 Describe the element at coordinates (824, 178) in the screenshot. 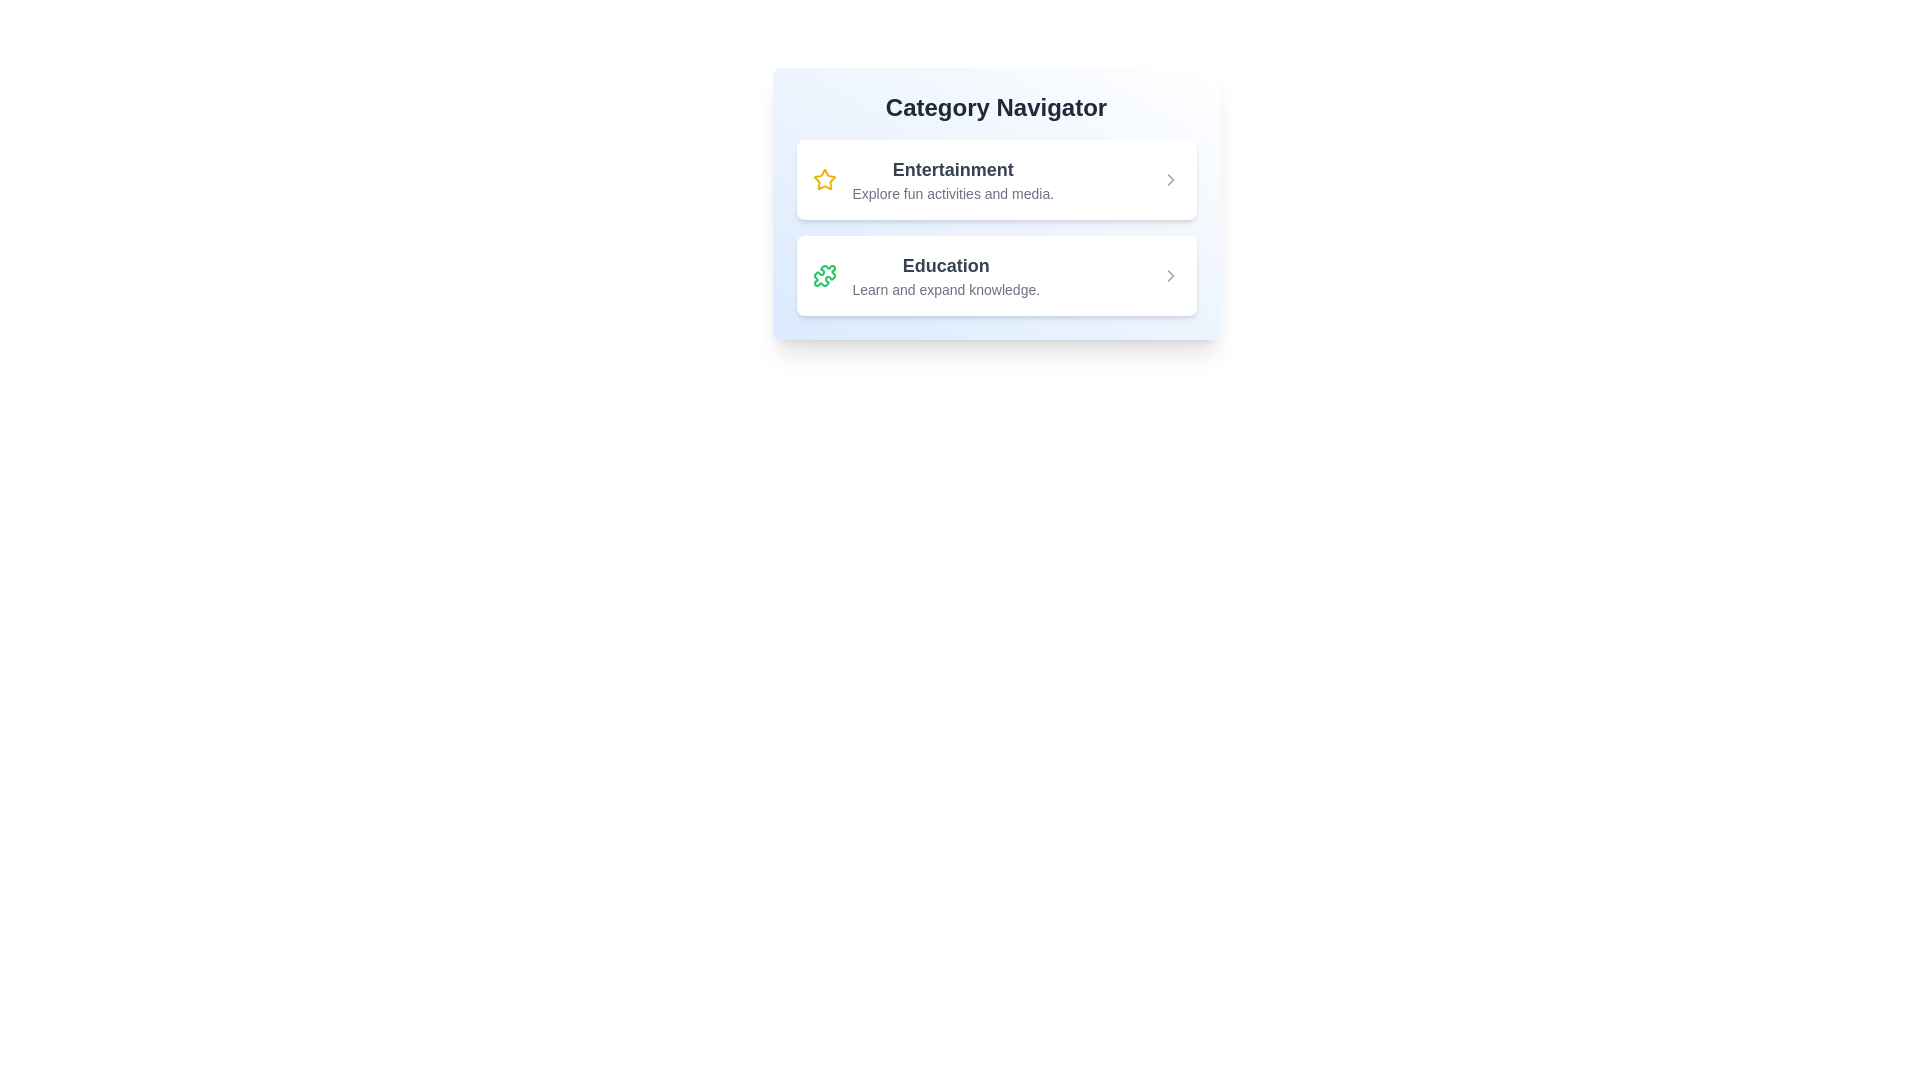

I see `the star icon representing the 'Entertainment' category, located in the top left corner of the corresponding card in the Category Navigator section` at that location.